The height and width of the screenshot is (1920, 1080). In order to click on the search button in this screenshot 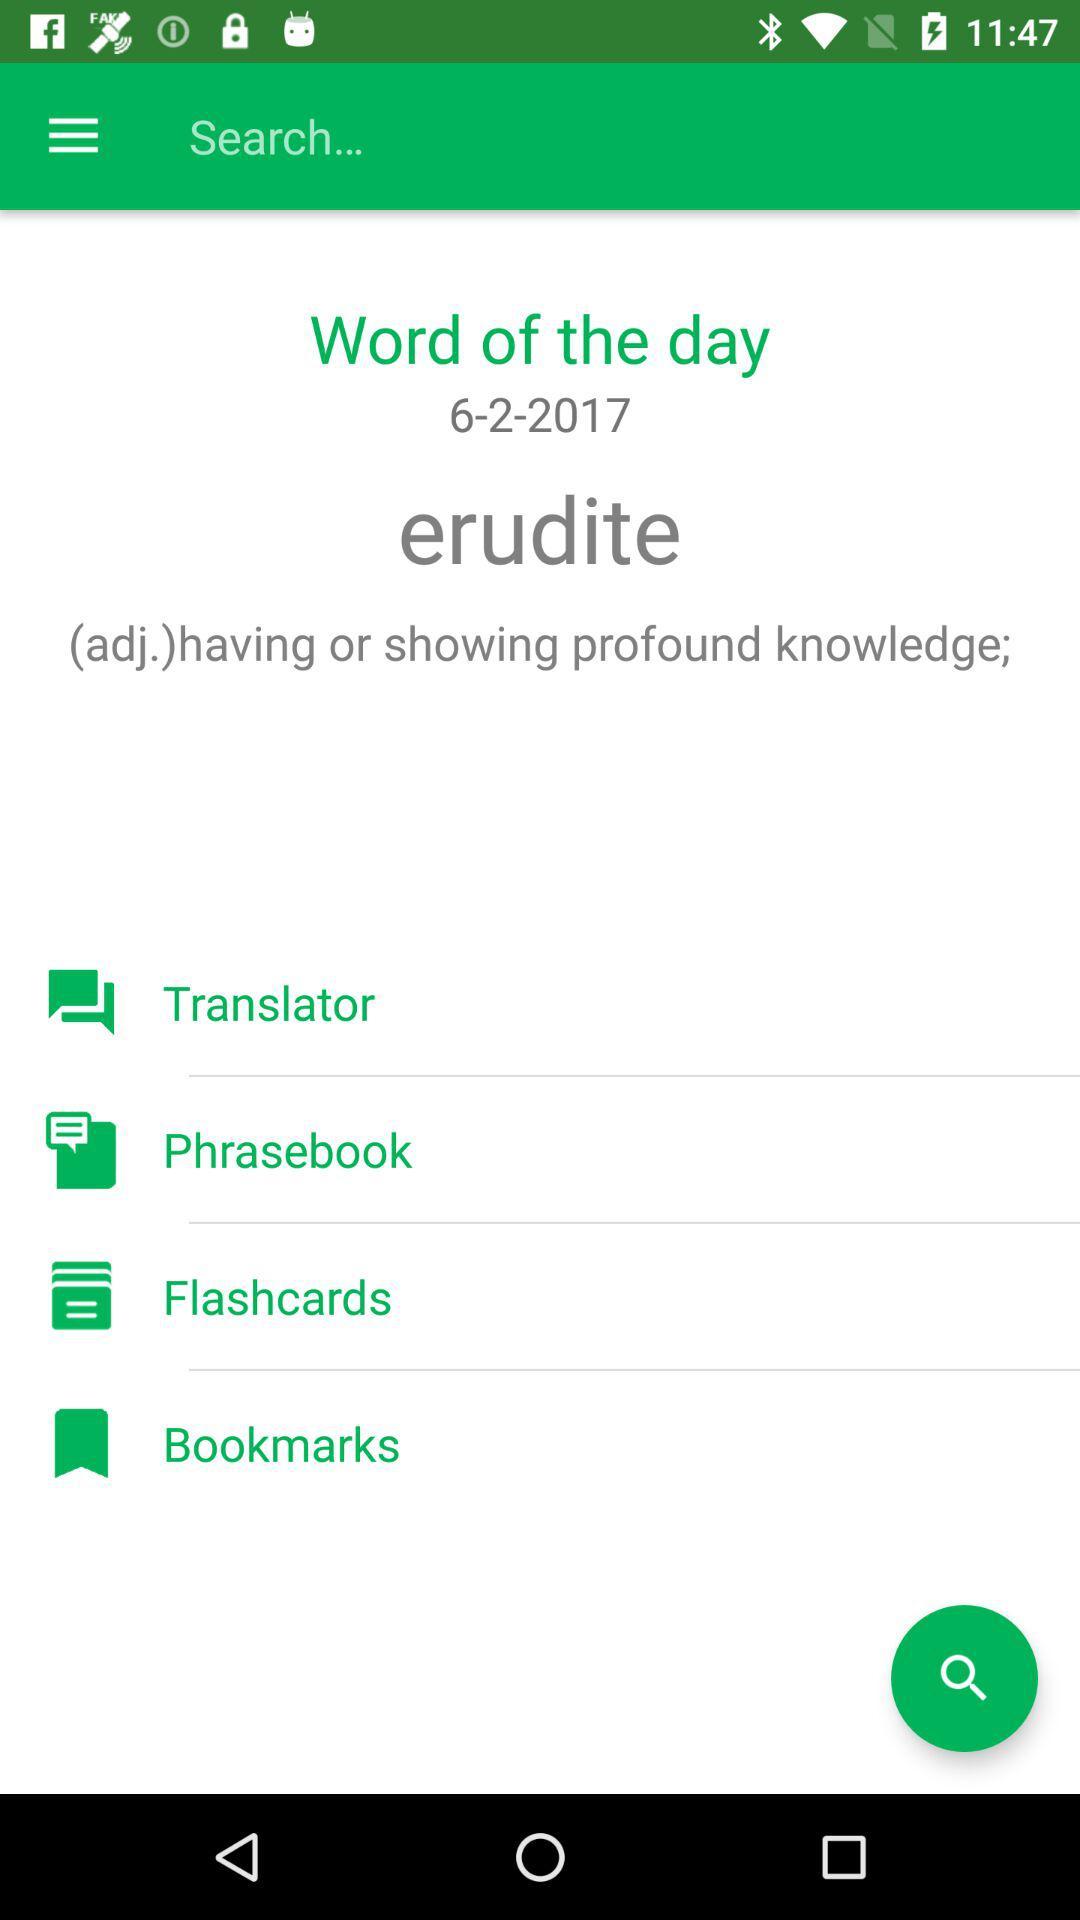, I will do `click(963, 1678)`.